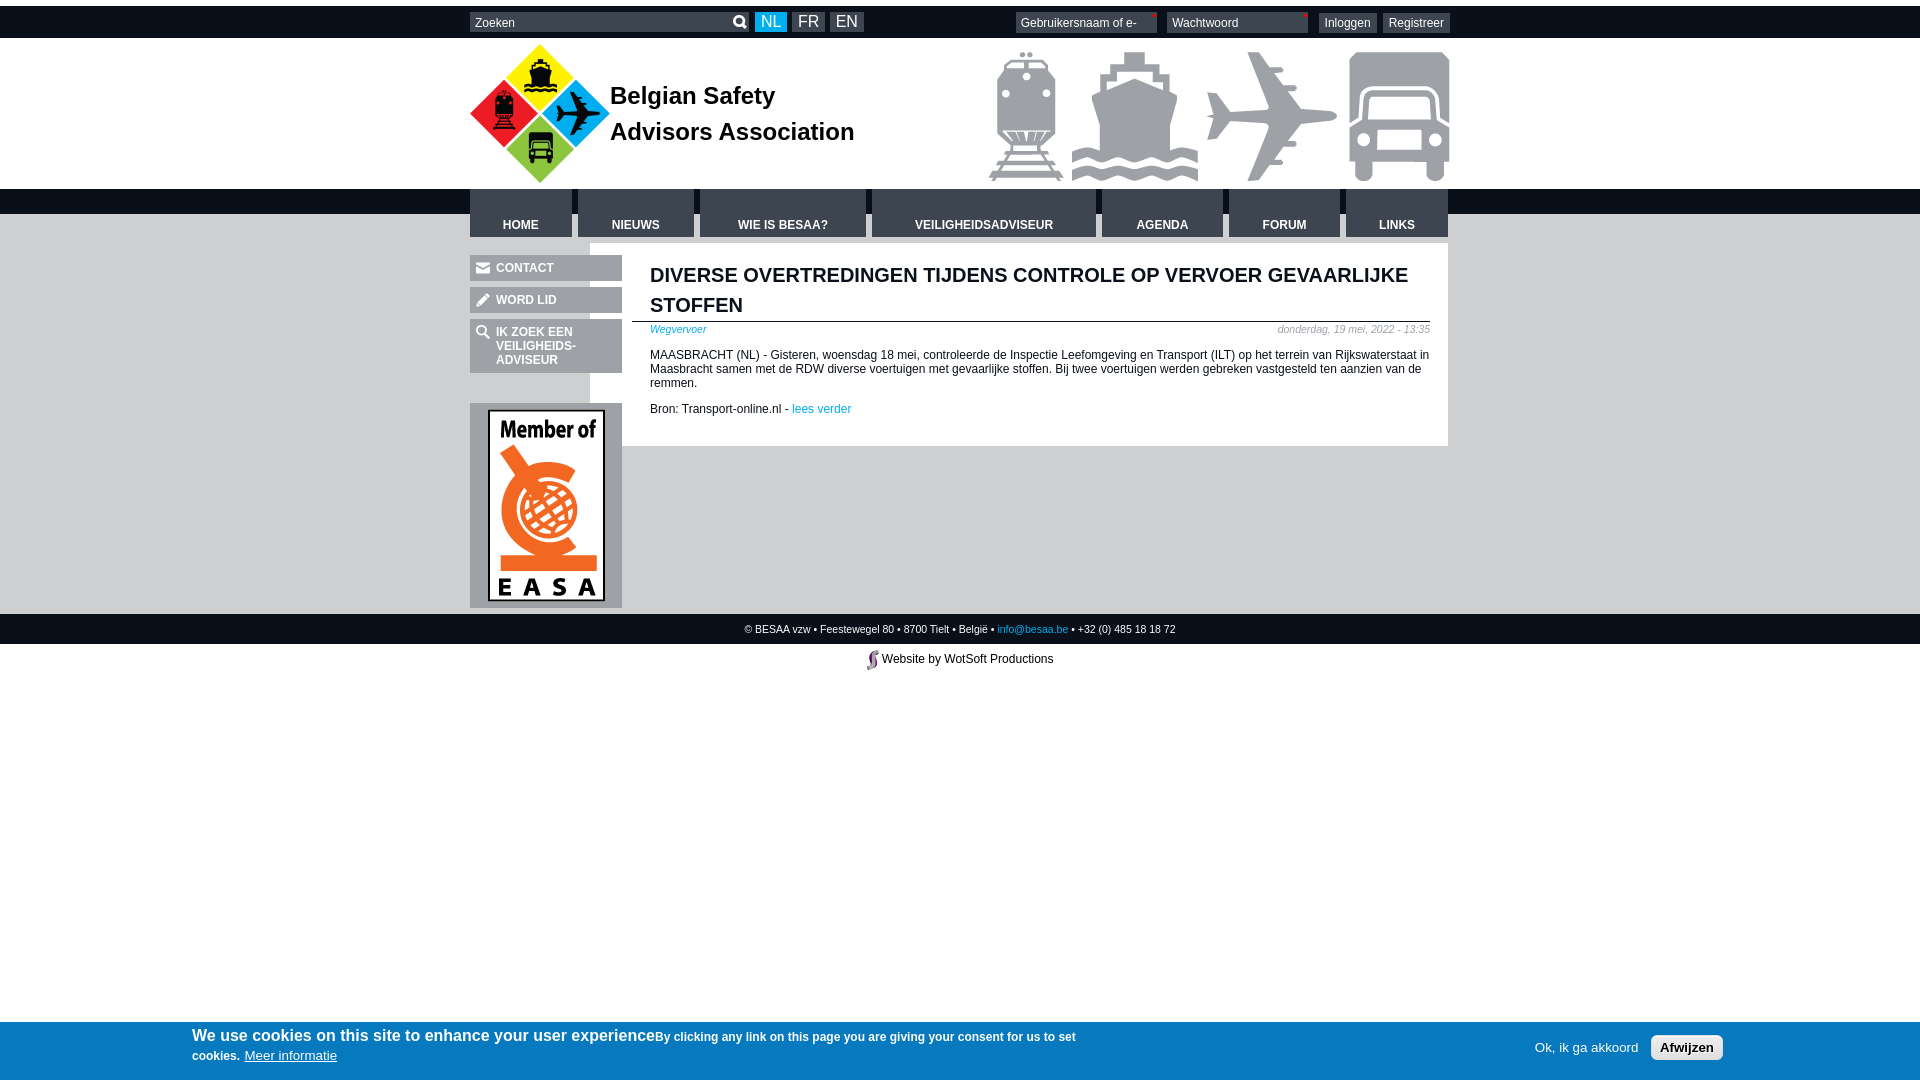  I want to click on 'lees verder', so click(787, 407).